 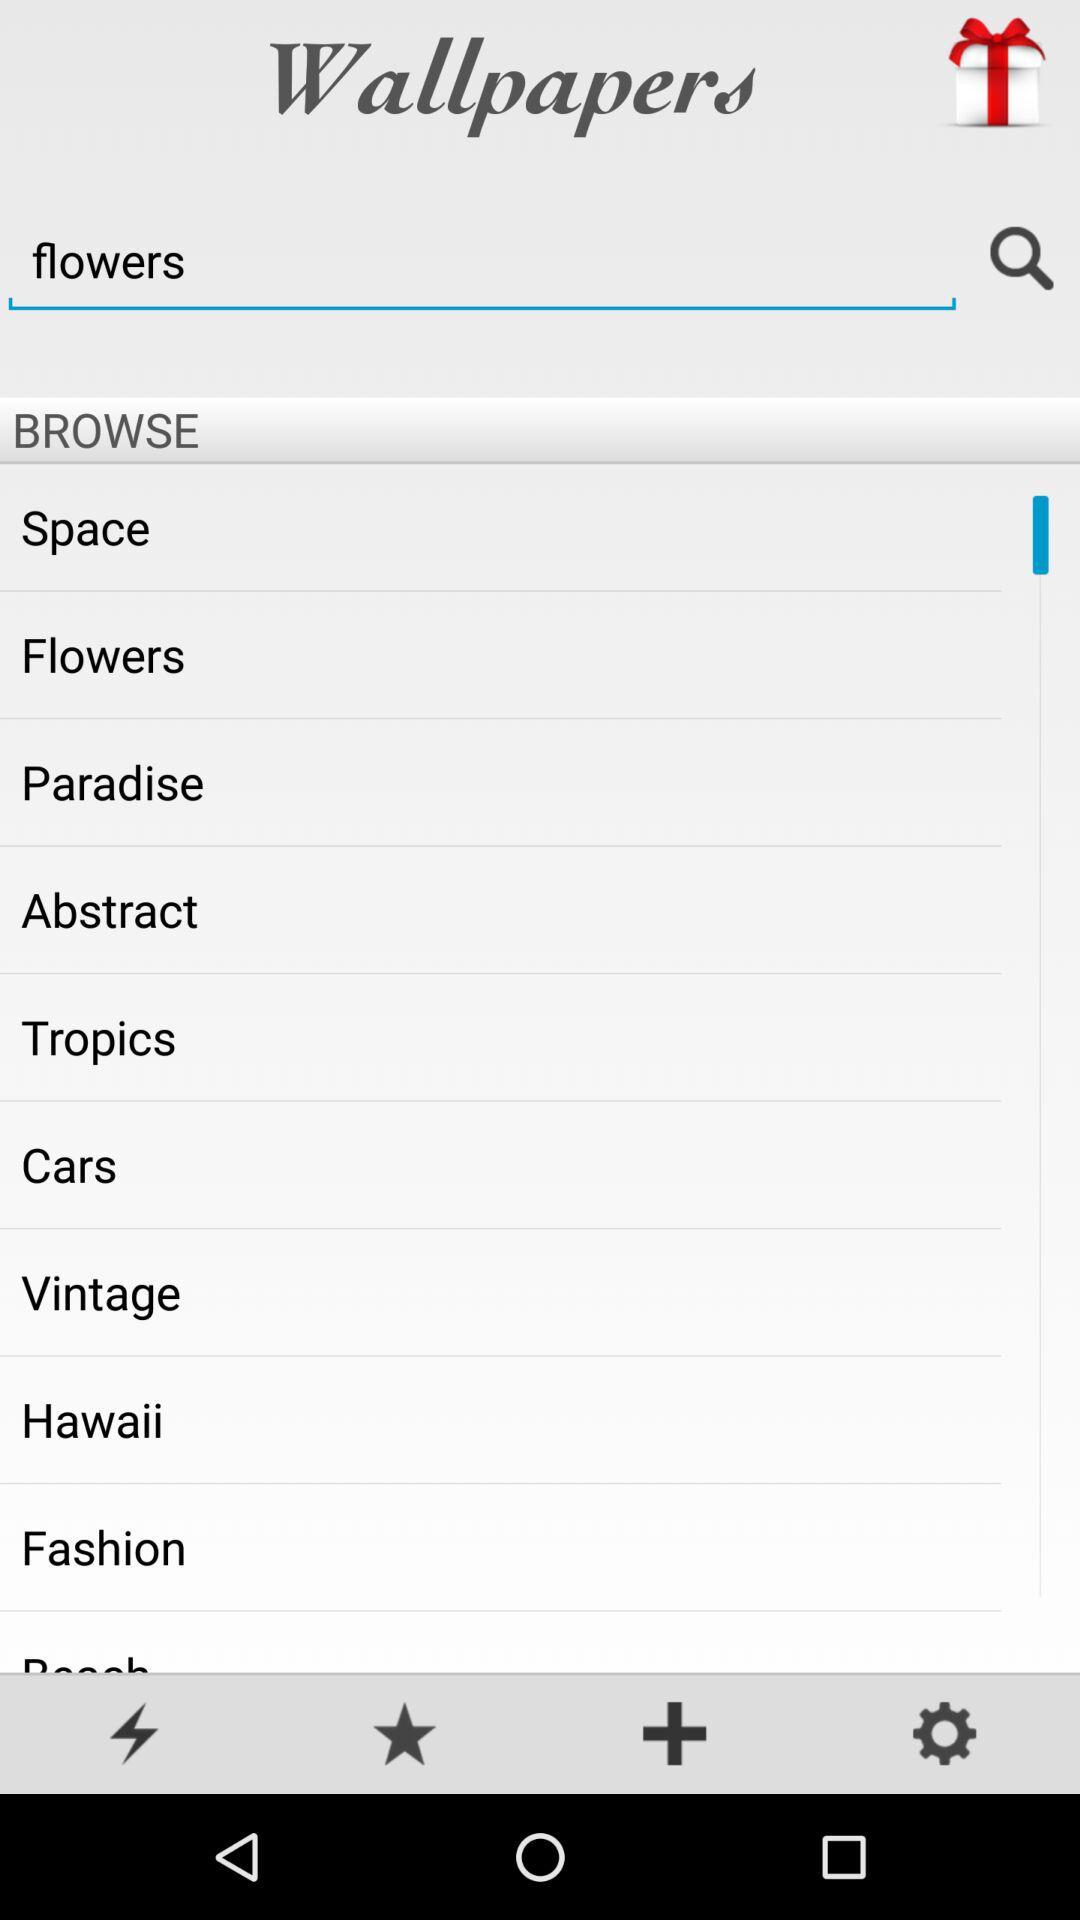 What do you see at coordinates (1022, 259) in the screenshot?
I see `search button` at bounding box center [1022, 259].